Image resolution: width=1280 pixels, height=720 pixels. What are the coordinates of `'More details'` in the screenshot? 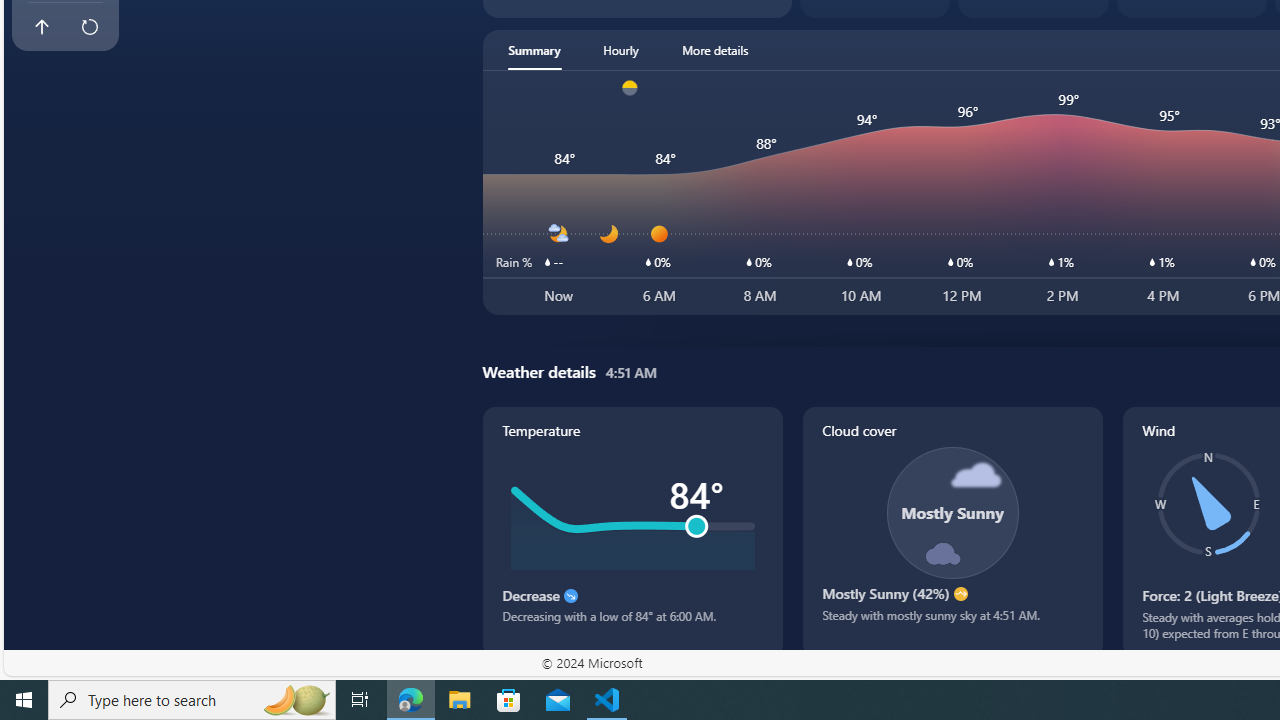 It's located at (715, 49).